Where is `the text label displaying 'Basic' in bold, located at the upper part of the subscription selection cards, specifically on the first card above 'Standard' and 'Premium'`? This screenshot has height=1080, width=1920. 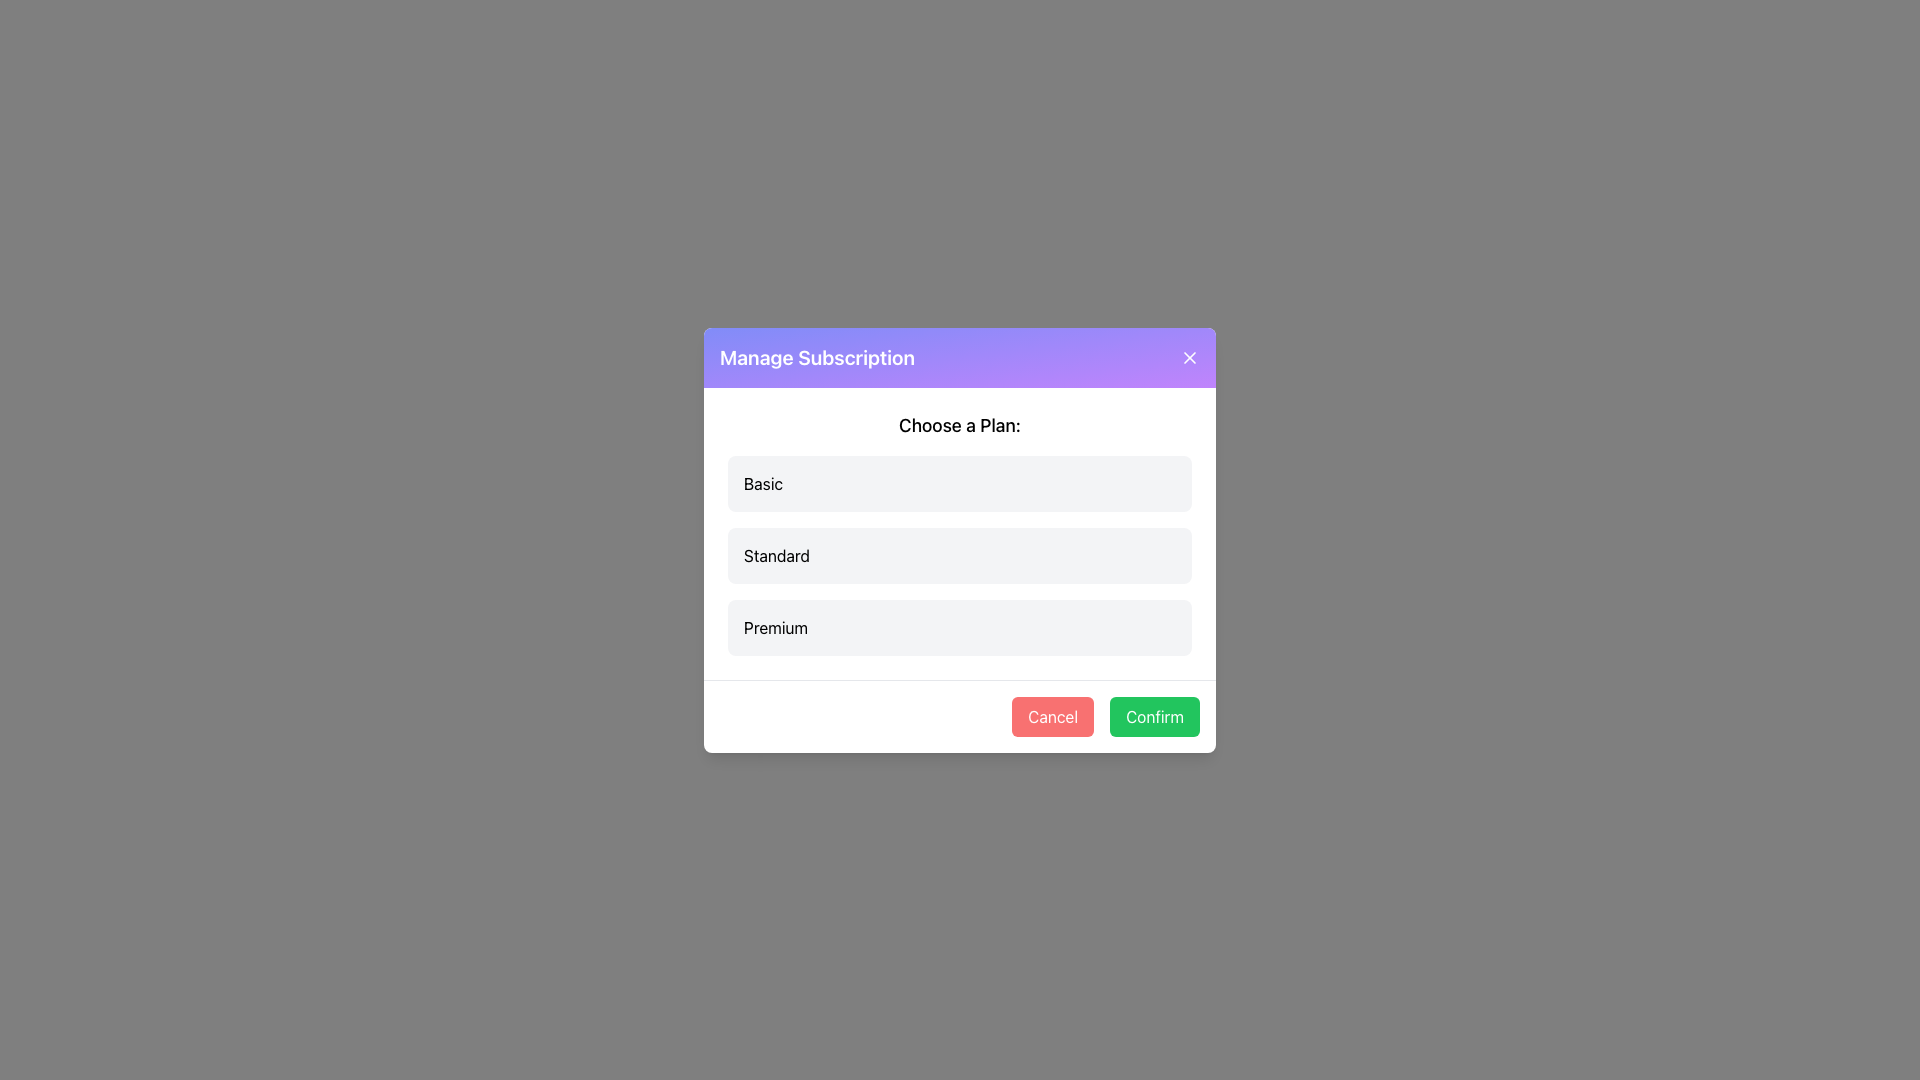 the text label displaying 'Basic' in bold, located at the upper part of the subscription selection cards, specifically on the first card above 'Standard' and 'Premium' is located at coordinates (762, 483).